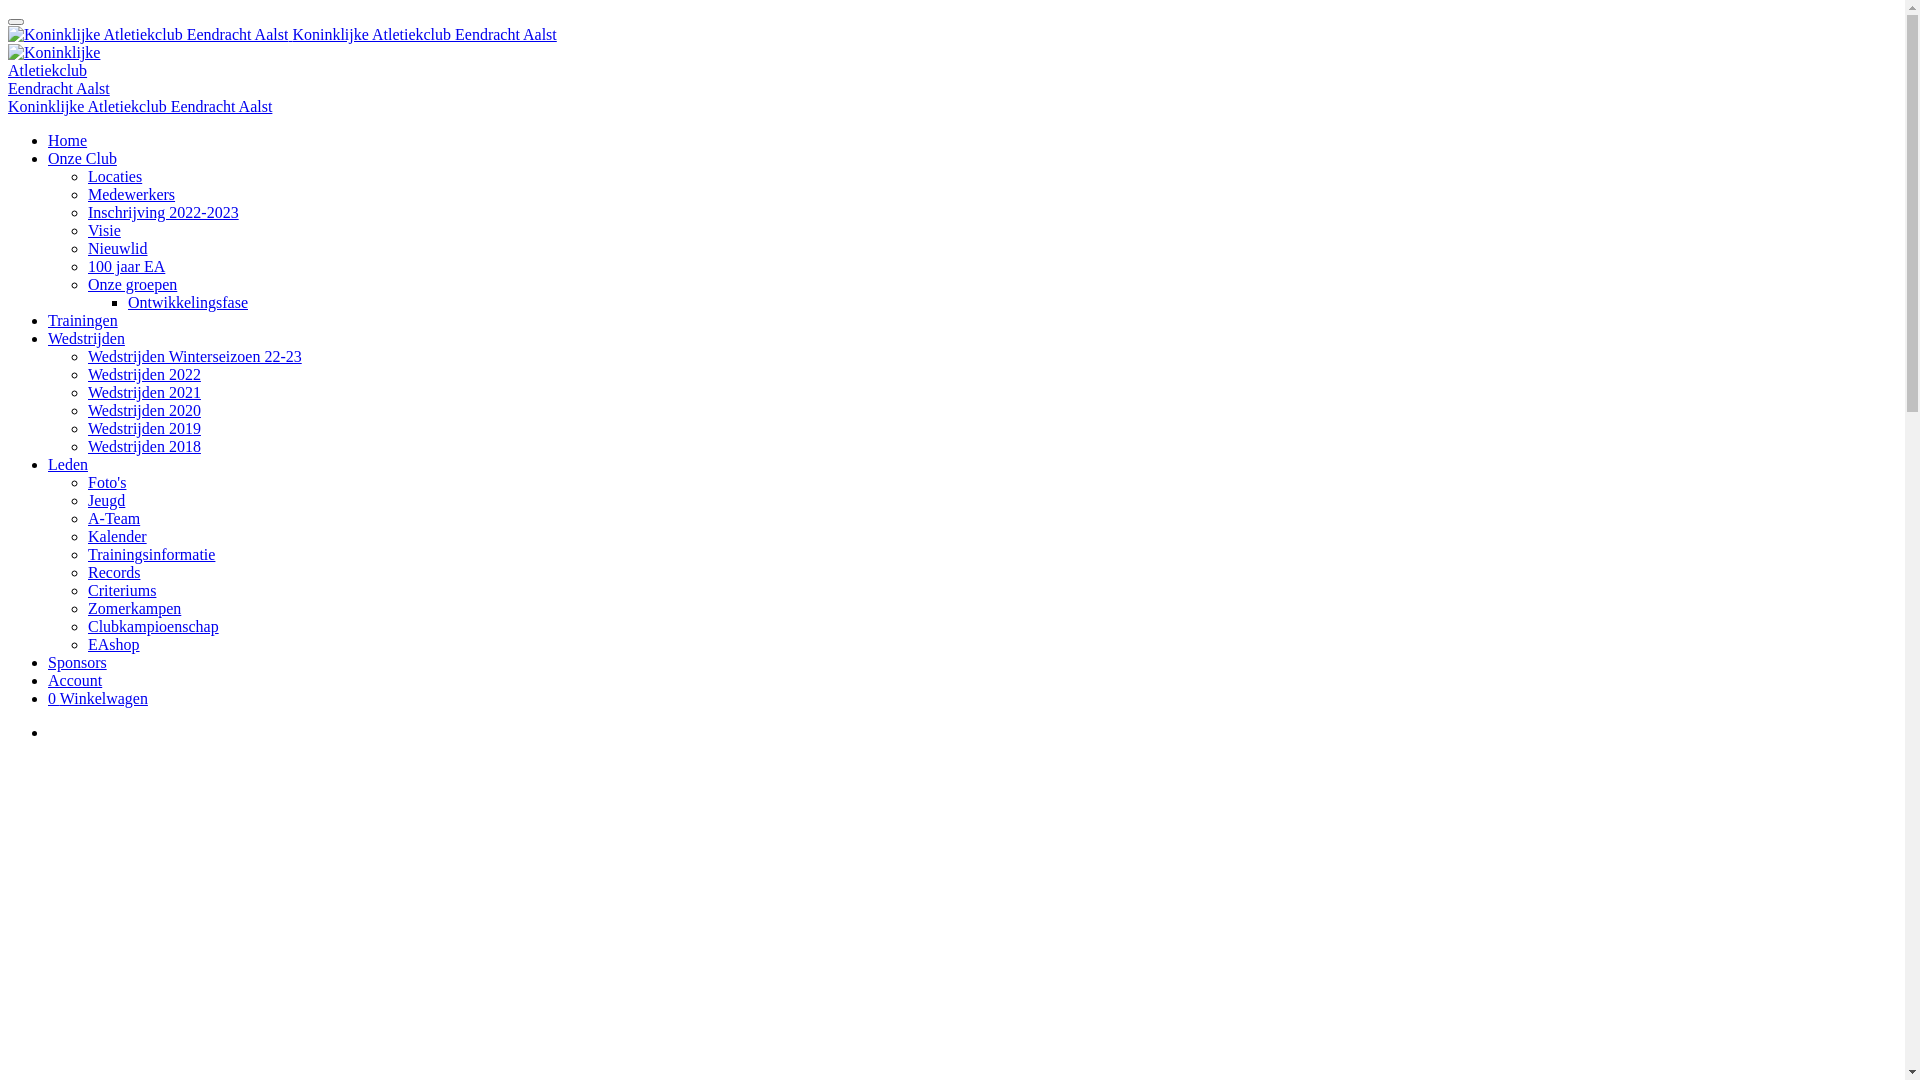 This screenshot has height=1080, width=1920. What do you see at coordinates (8, 106) in the screenshot?
I see `'Koninklijke Atletiekclub Eendracht Aalst'` at bounding box center [8, 106].